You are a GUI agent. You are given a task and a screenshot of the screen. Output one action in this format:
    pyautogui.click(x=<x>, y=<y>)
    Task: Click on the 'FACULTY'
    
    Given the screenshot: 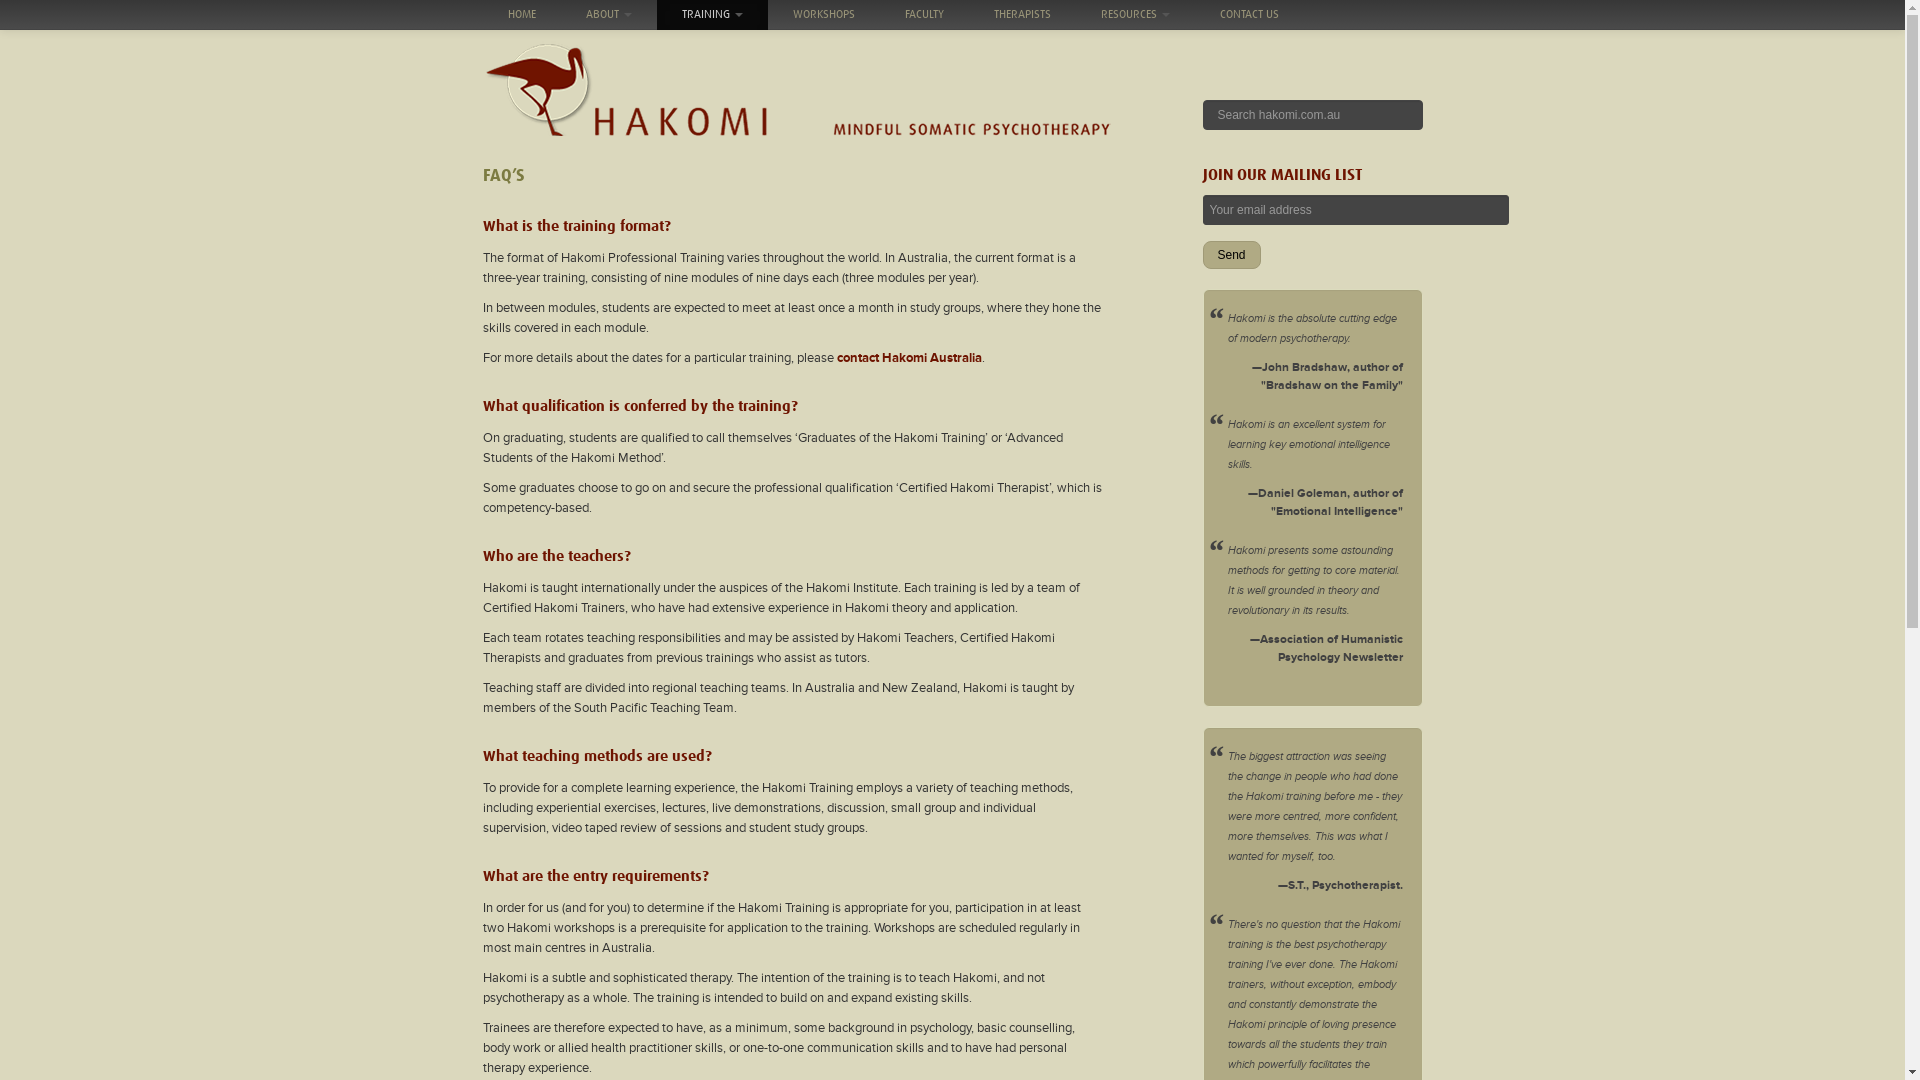 What is the action you would take?
    pyautogui.click(x=923, y=15)
    